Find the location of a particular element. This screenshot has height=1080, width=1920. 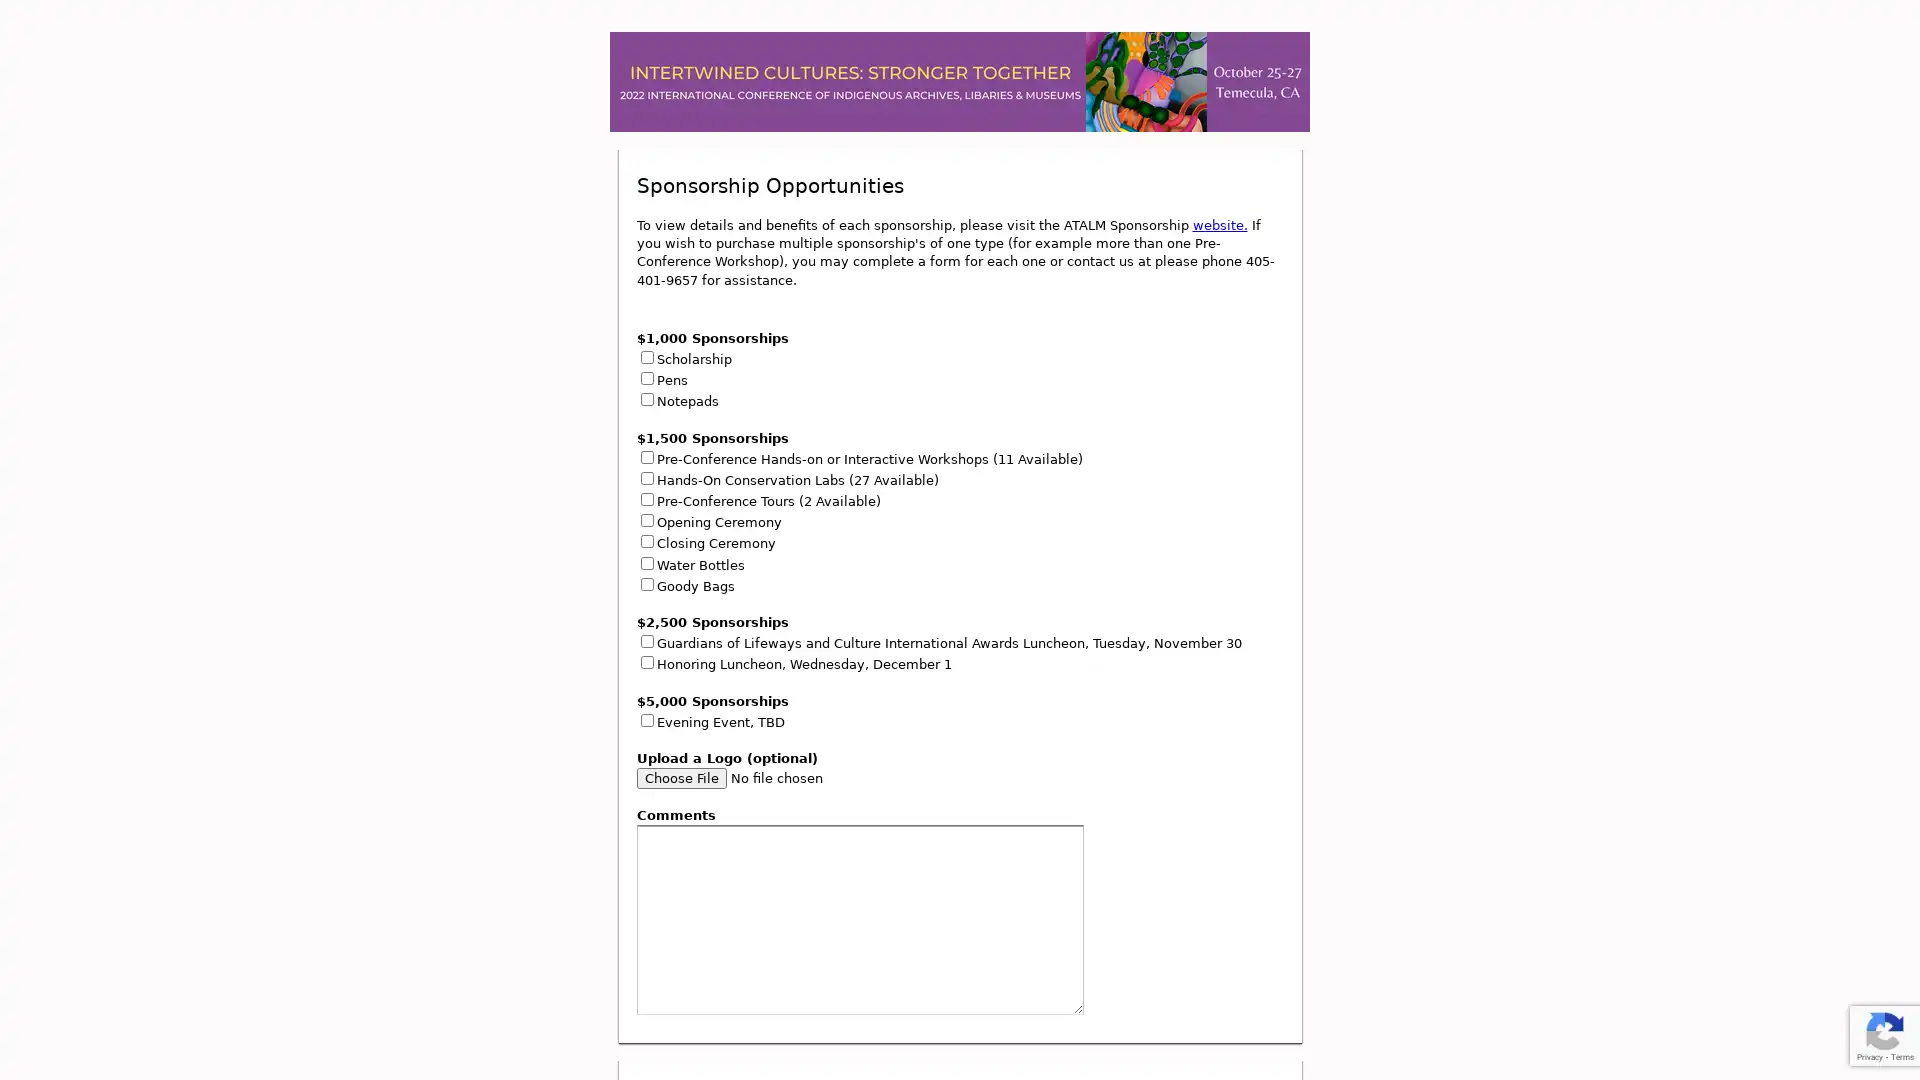

Upload a Logo (optional) is located at coordinates (771, 777).